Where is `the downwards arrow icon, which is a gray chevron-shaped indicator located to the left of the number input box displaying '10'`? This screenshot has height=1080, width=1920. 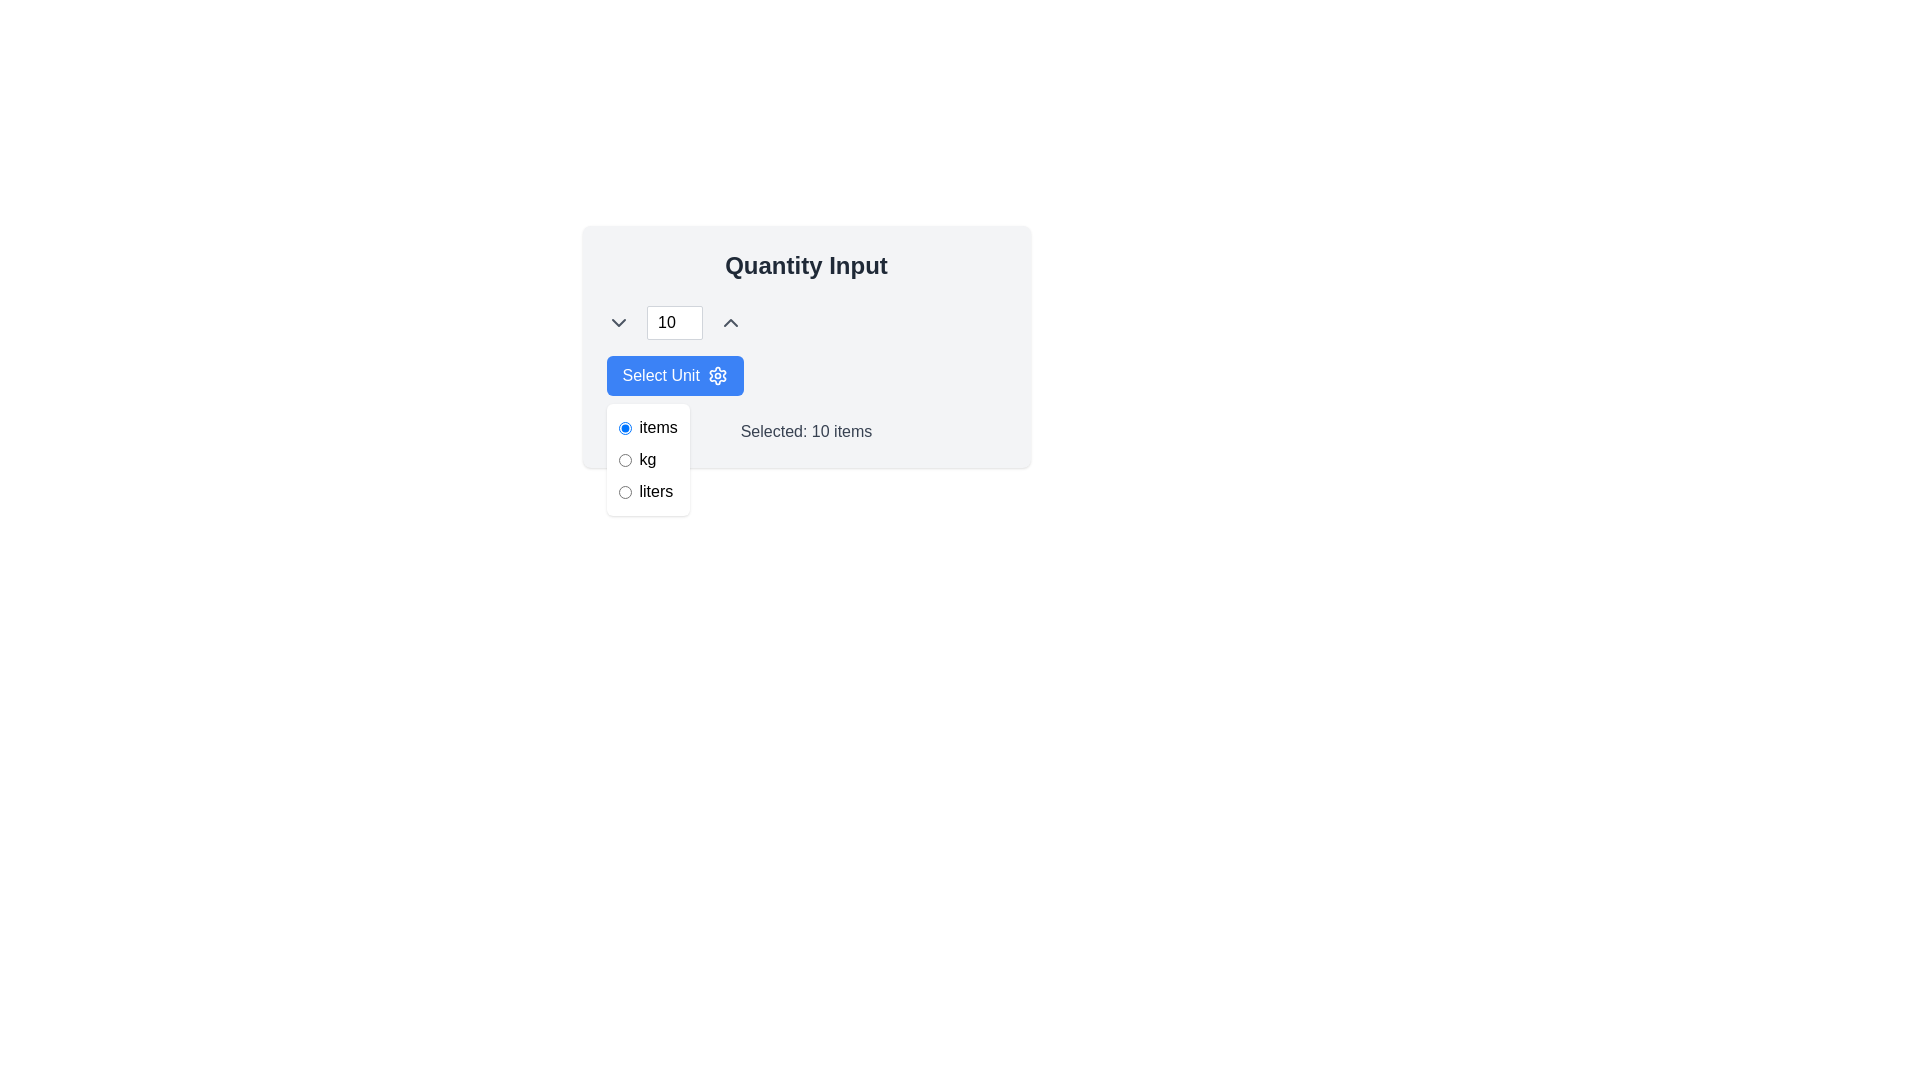
the downwards arrow icon, which is a gray chevron-shaped indicator located to the left of the number input box displaying '10' is located at coordinates (617, 322).